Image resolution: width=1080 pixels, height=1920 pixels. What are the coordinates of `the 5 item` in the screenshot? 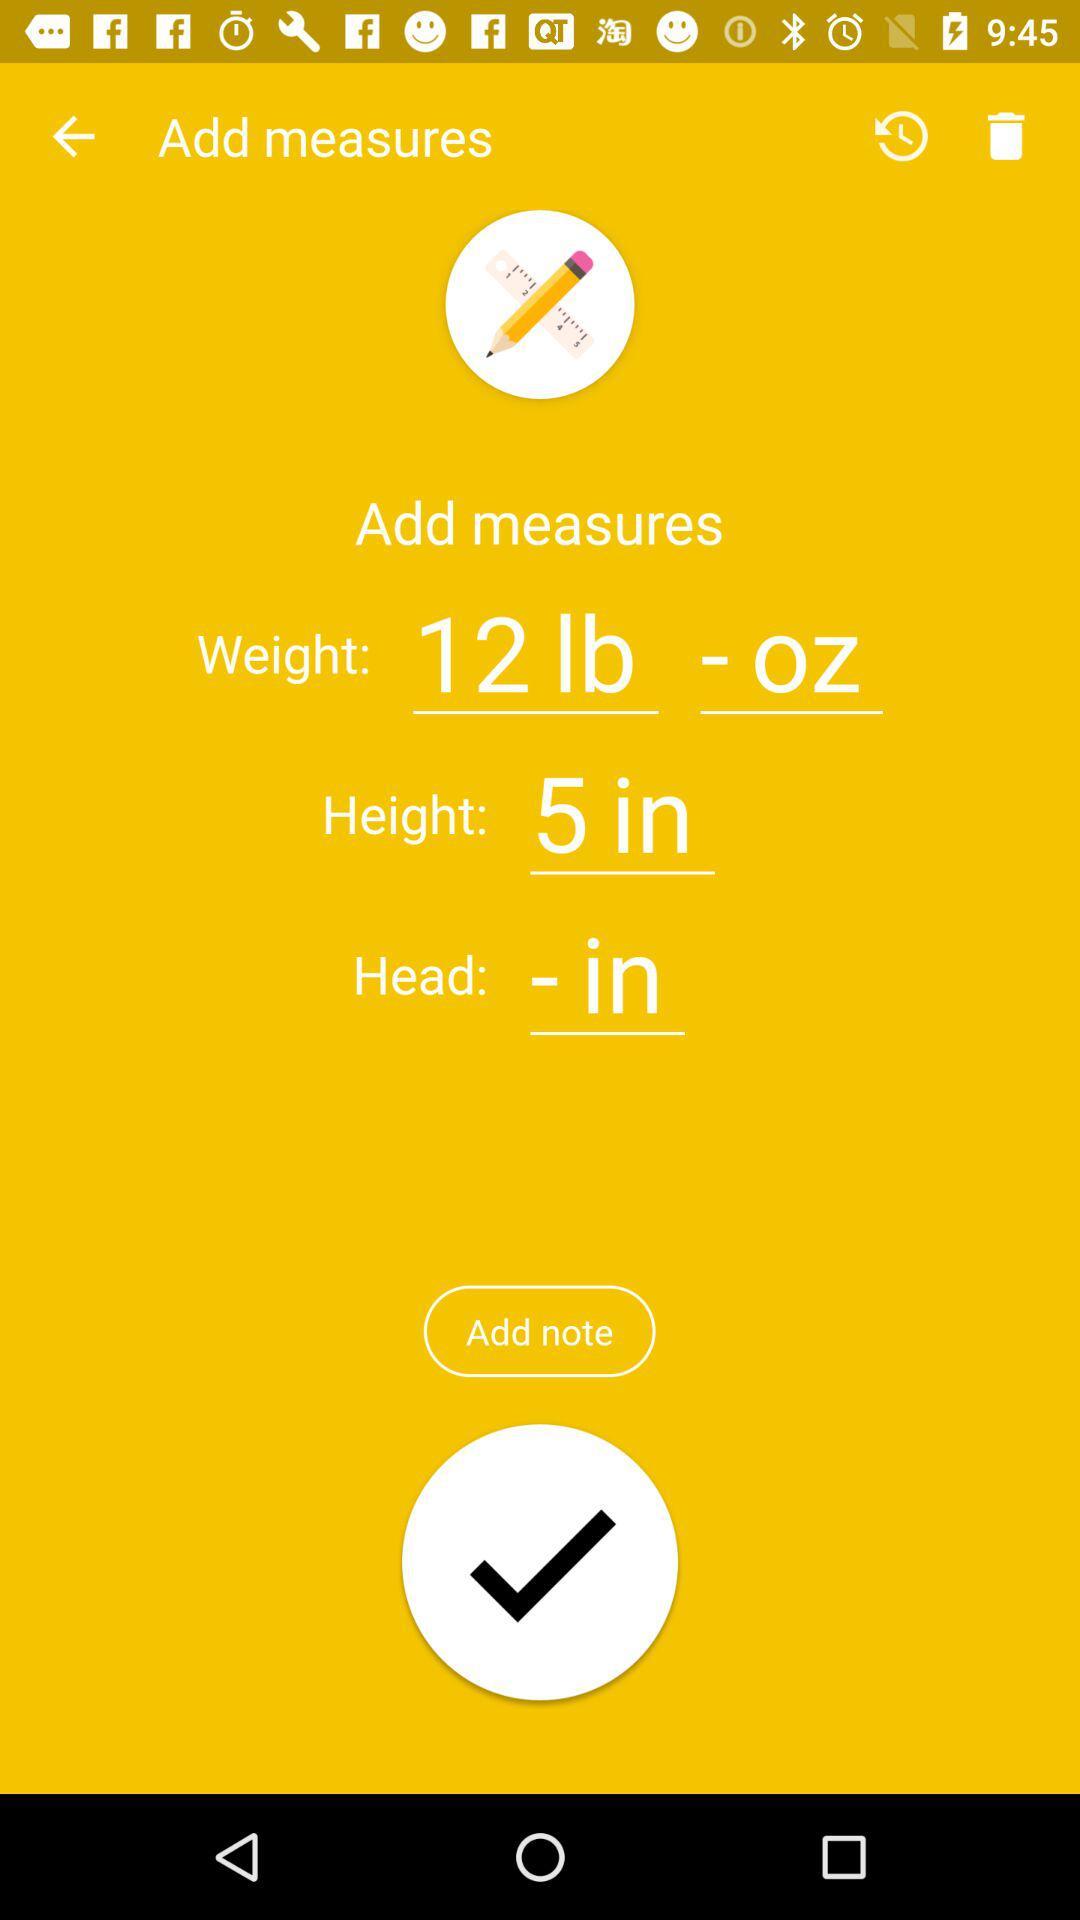 It's located at (559, 801).